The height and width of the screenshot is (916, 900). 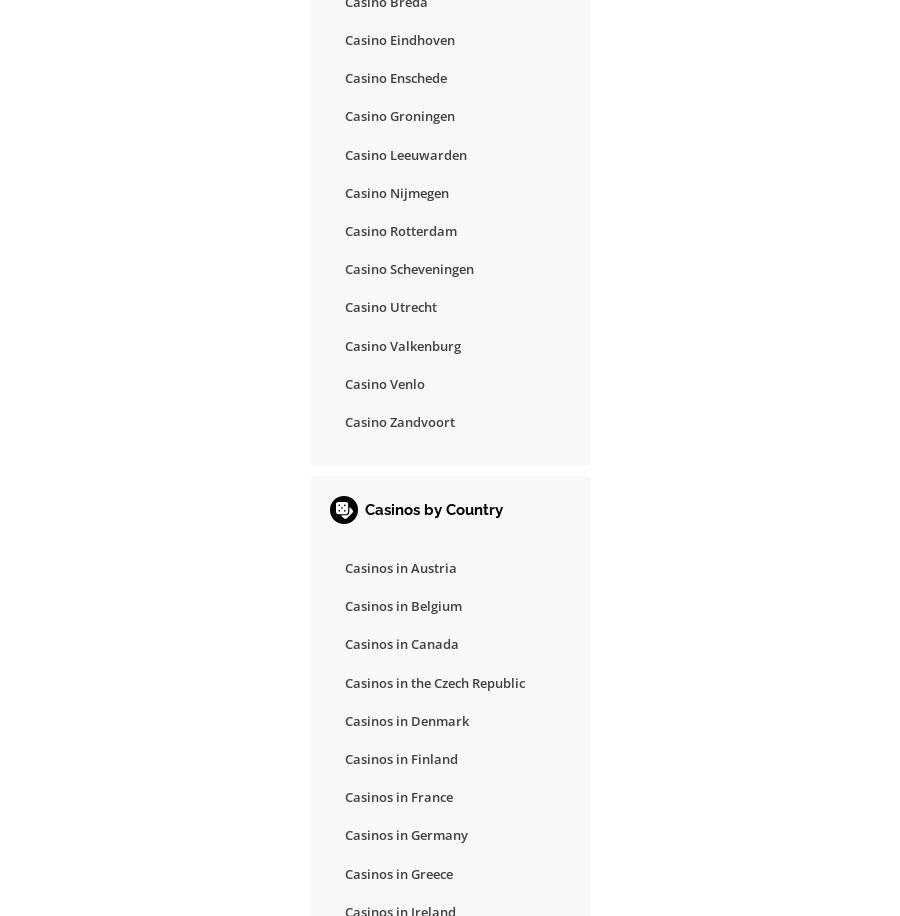 What do you see at coordinates (398, 872) in the screenshot?
I see `'Casinos in Greece'` at bounding box center [398, 872].